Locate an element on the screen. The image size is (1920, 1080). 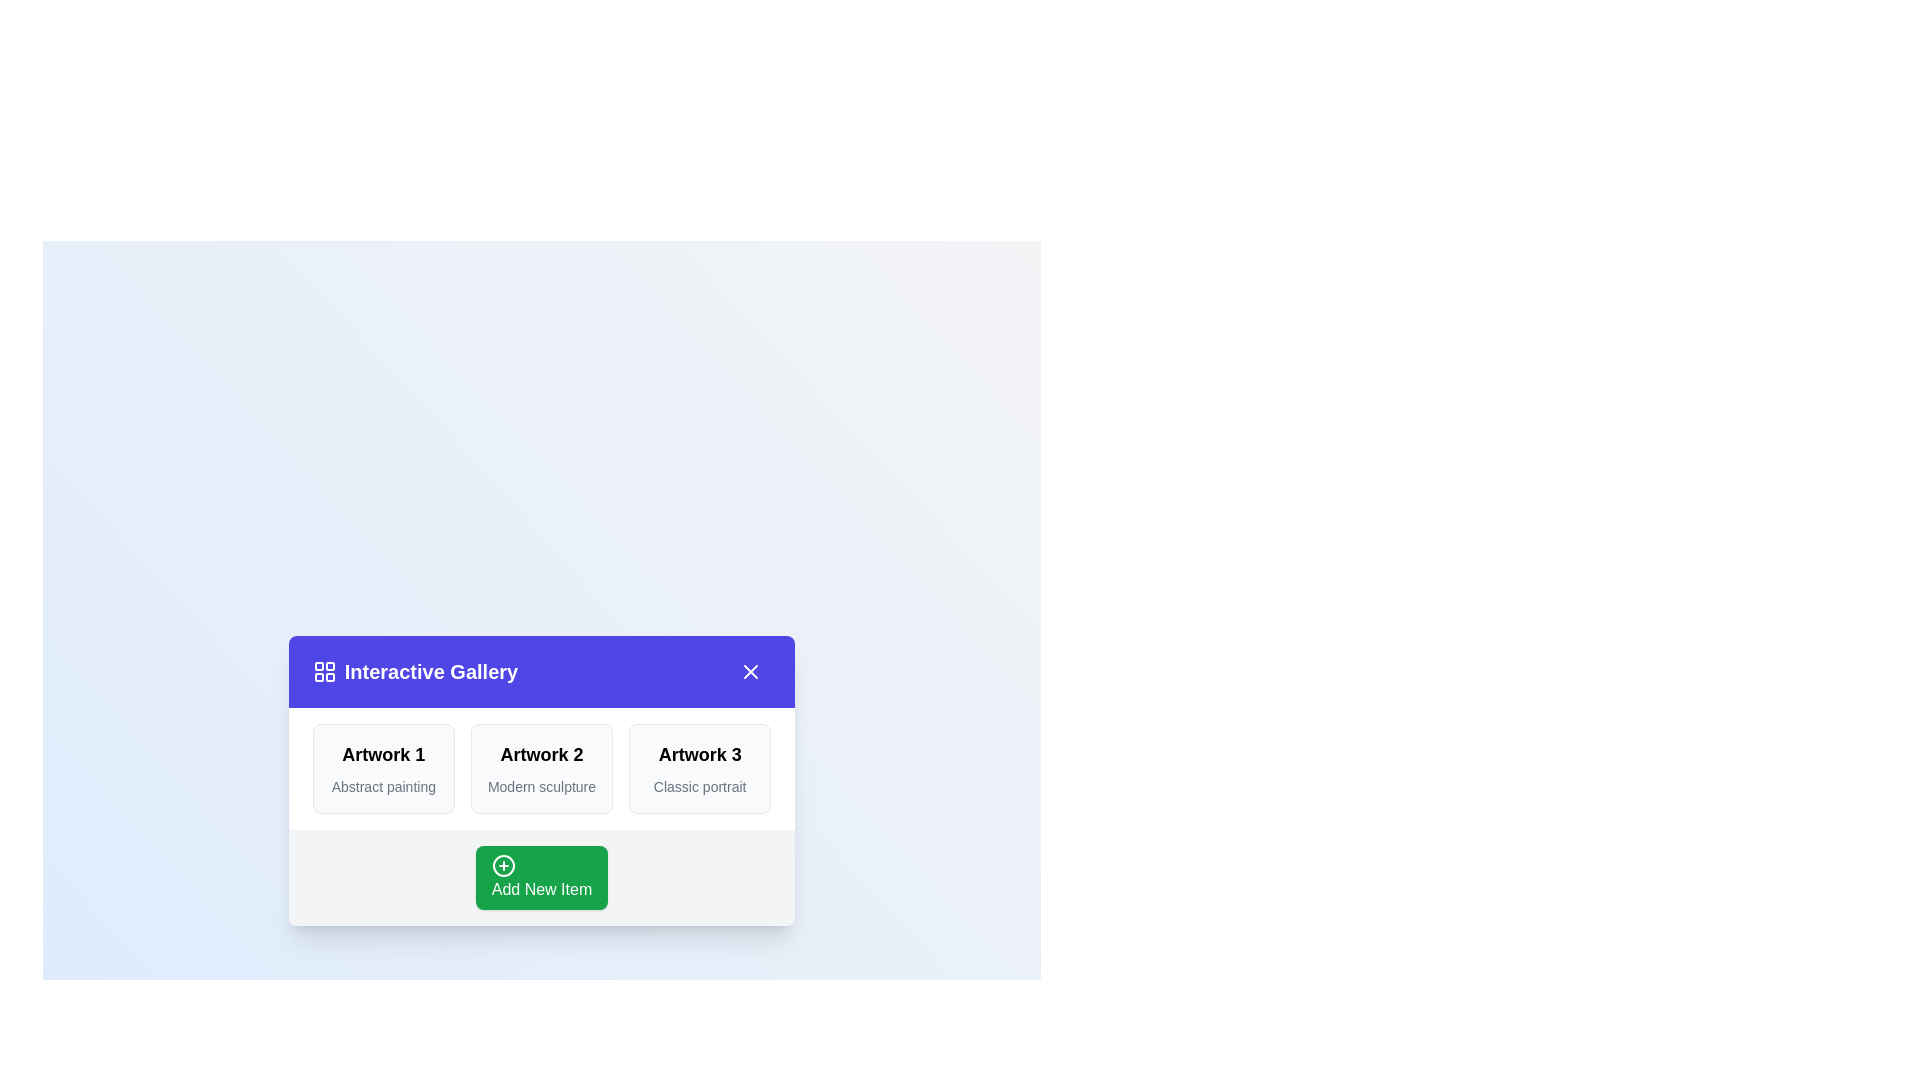
the close button to close the dialog is located at coordinates (750, 671).